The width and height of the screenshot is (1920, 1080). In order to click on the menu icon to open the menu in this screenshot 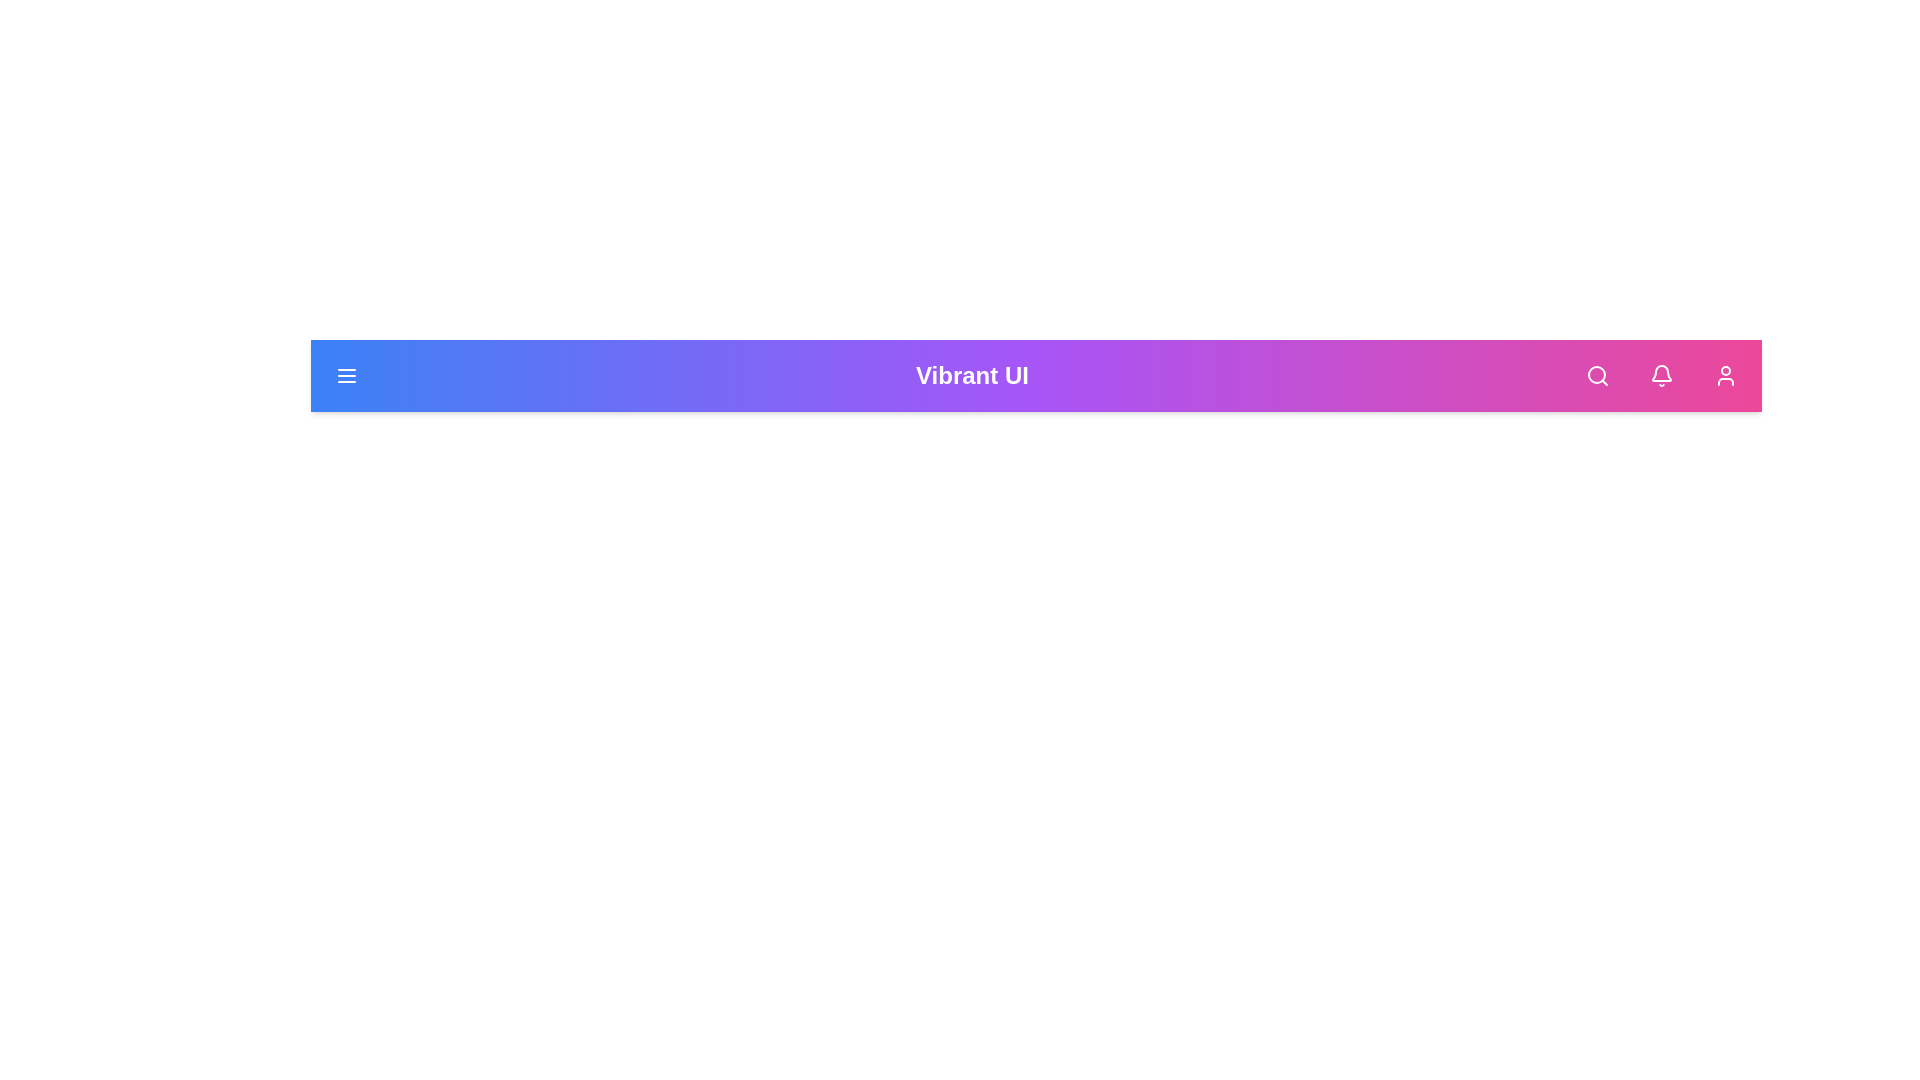, I will do `click(346, 375)`.